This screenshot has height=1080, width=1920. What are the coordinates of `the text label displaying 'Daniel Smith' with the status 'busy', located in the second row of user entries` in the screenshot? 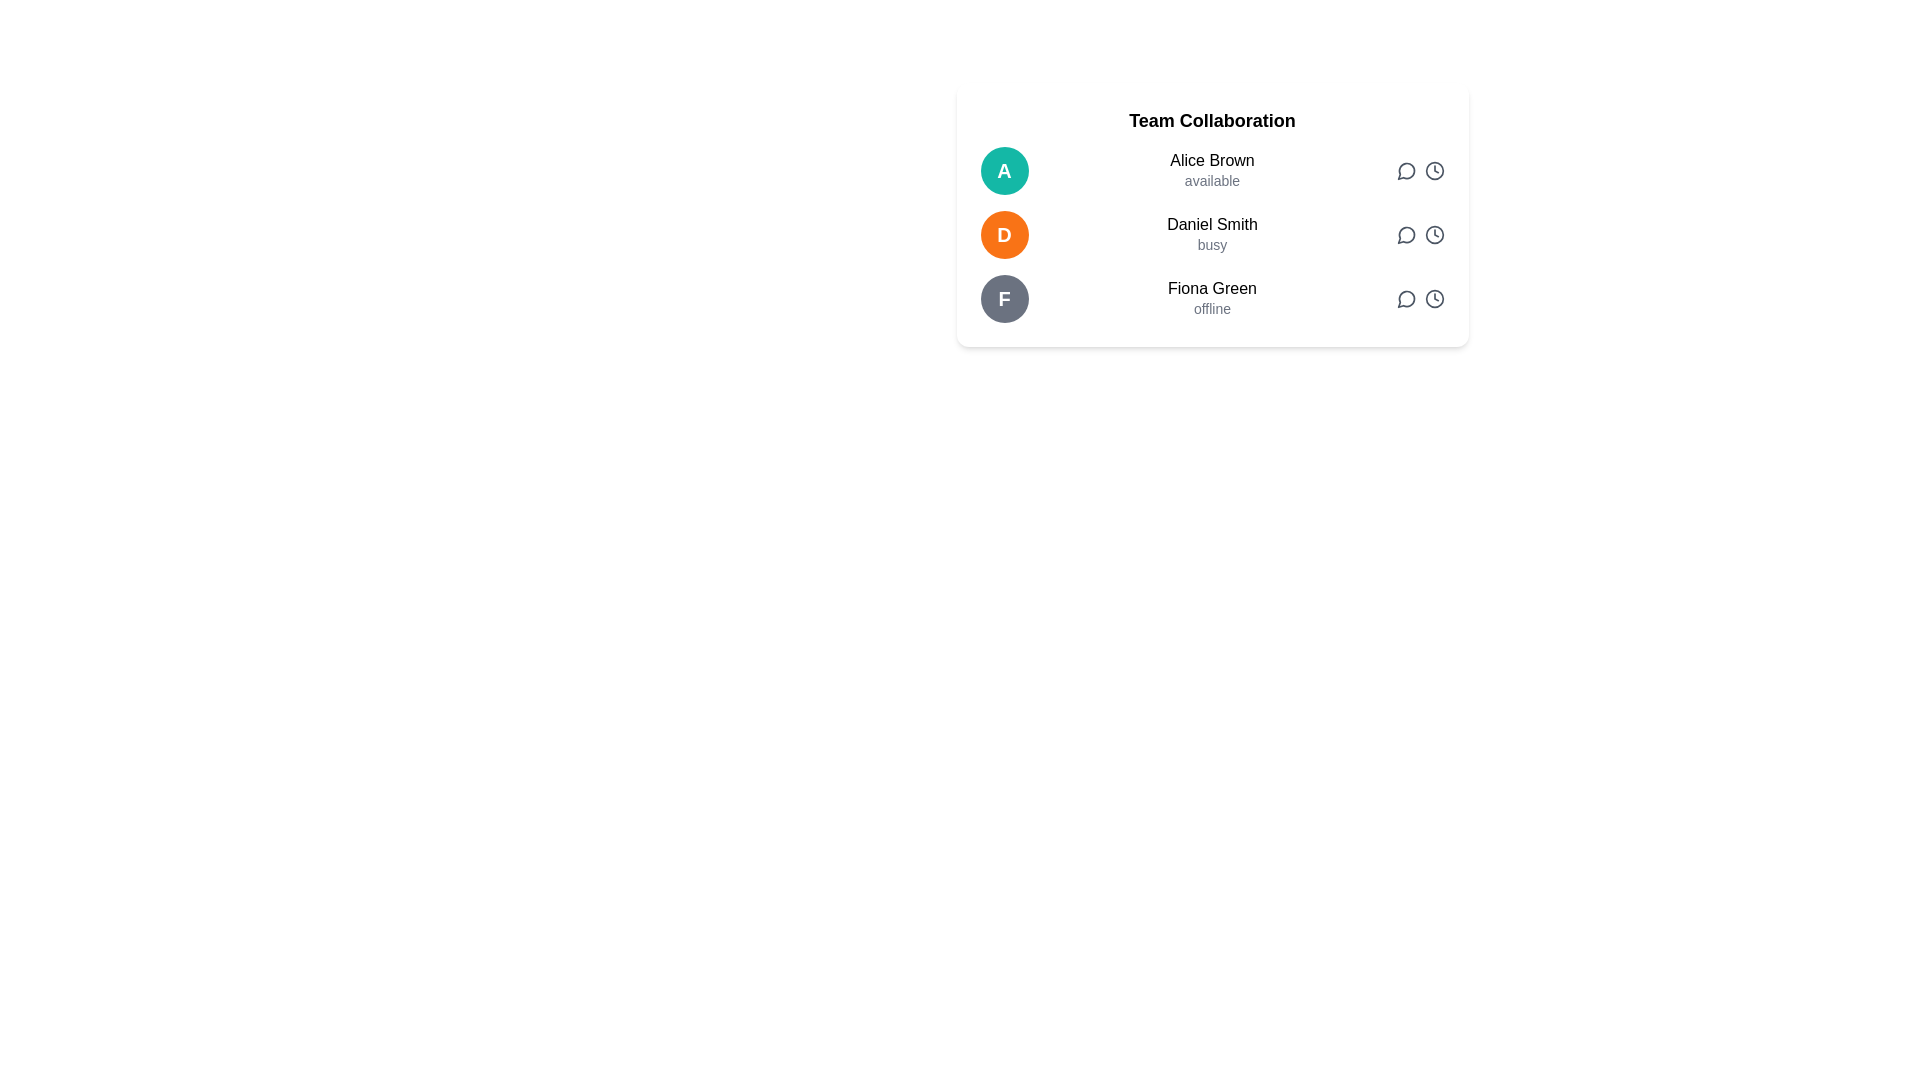 It's located at (1211, 234).